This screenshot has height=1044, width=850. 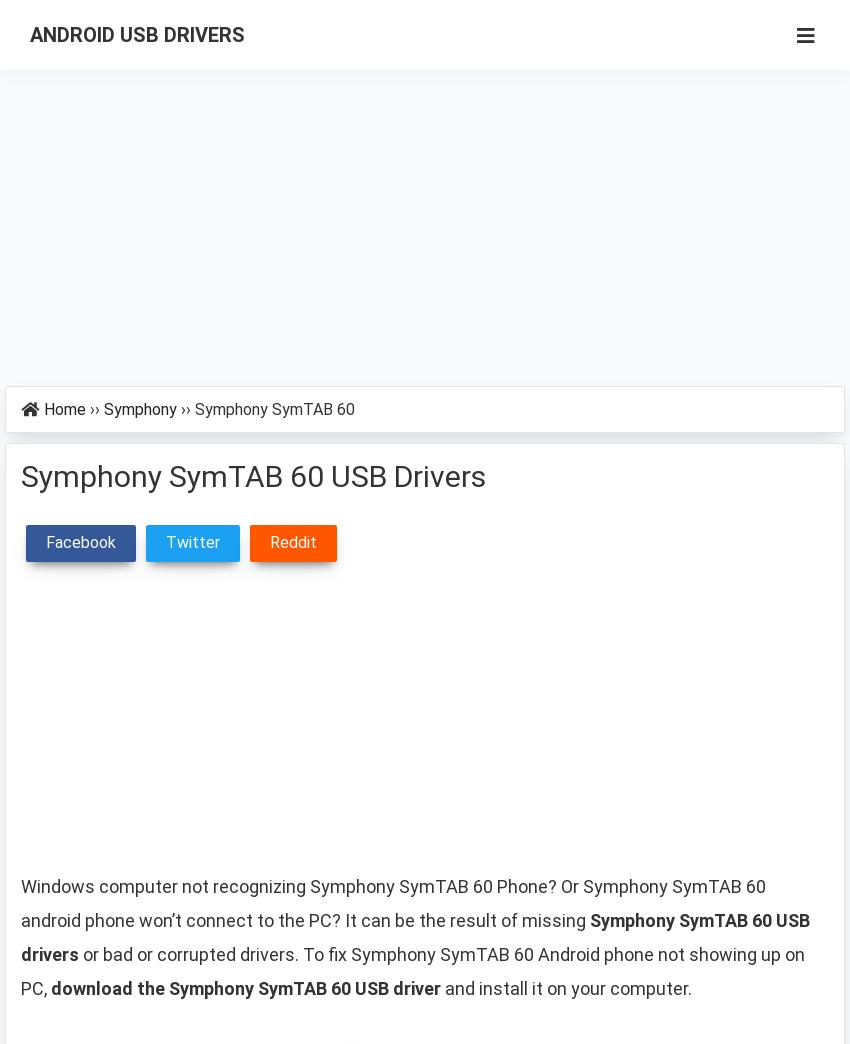 I want to click on 'Symphony SymTAB 60', so click(x=273, y=407).